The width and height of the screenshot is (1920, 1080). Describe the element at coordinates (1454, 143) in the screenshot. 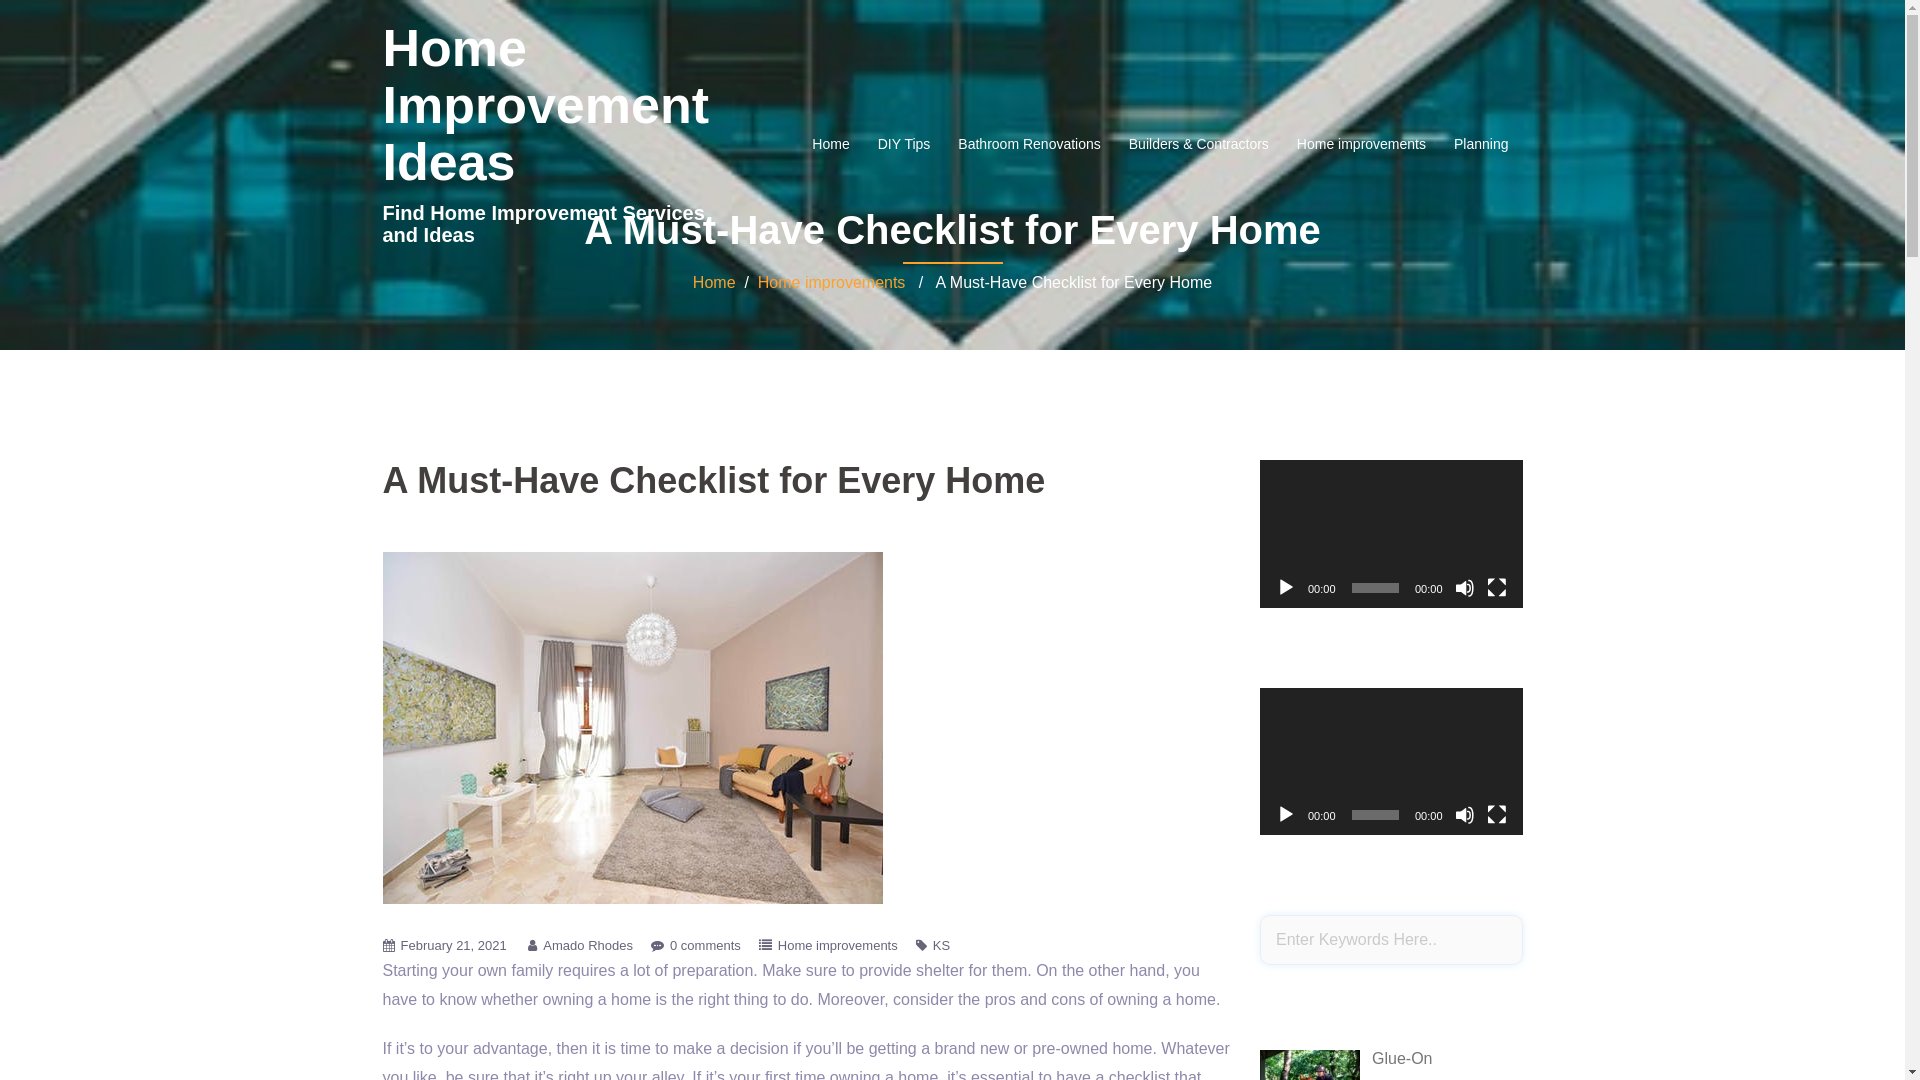

I see `'Planning'` at that location.